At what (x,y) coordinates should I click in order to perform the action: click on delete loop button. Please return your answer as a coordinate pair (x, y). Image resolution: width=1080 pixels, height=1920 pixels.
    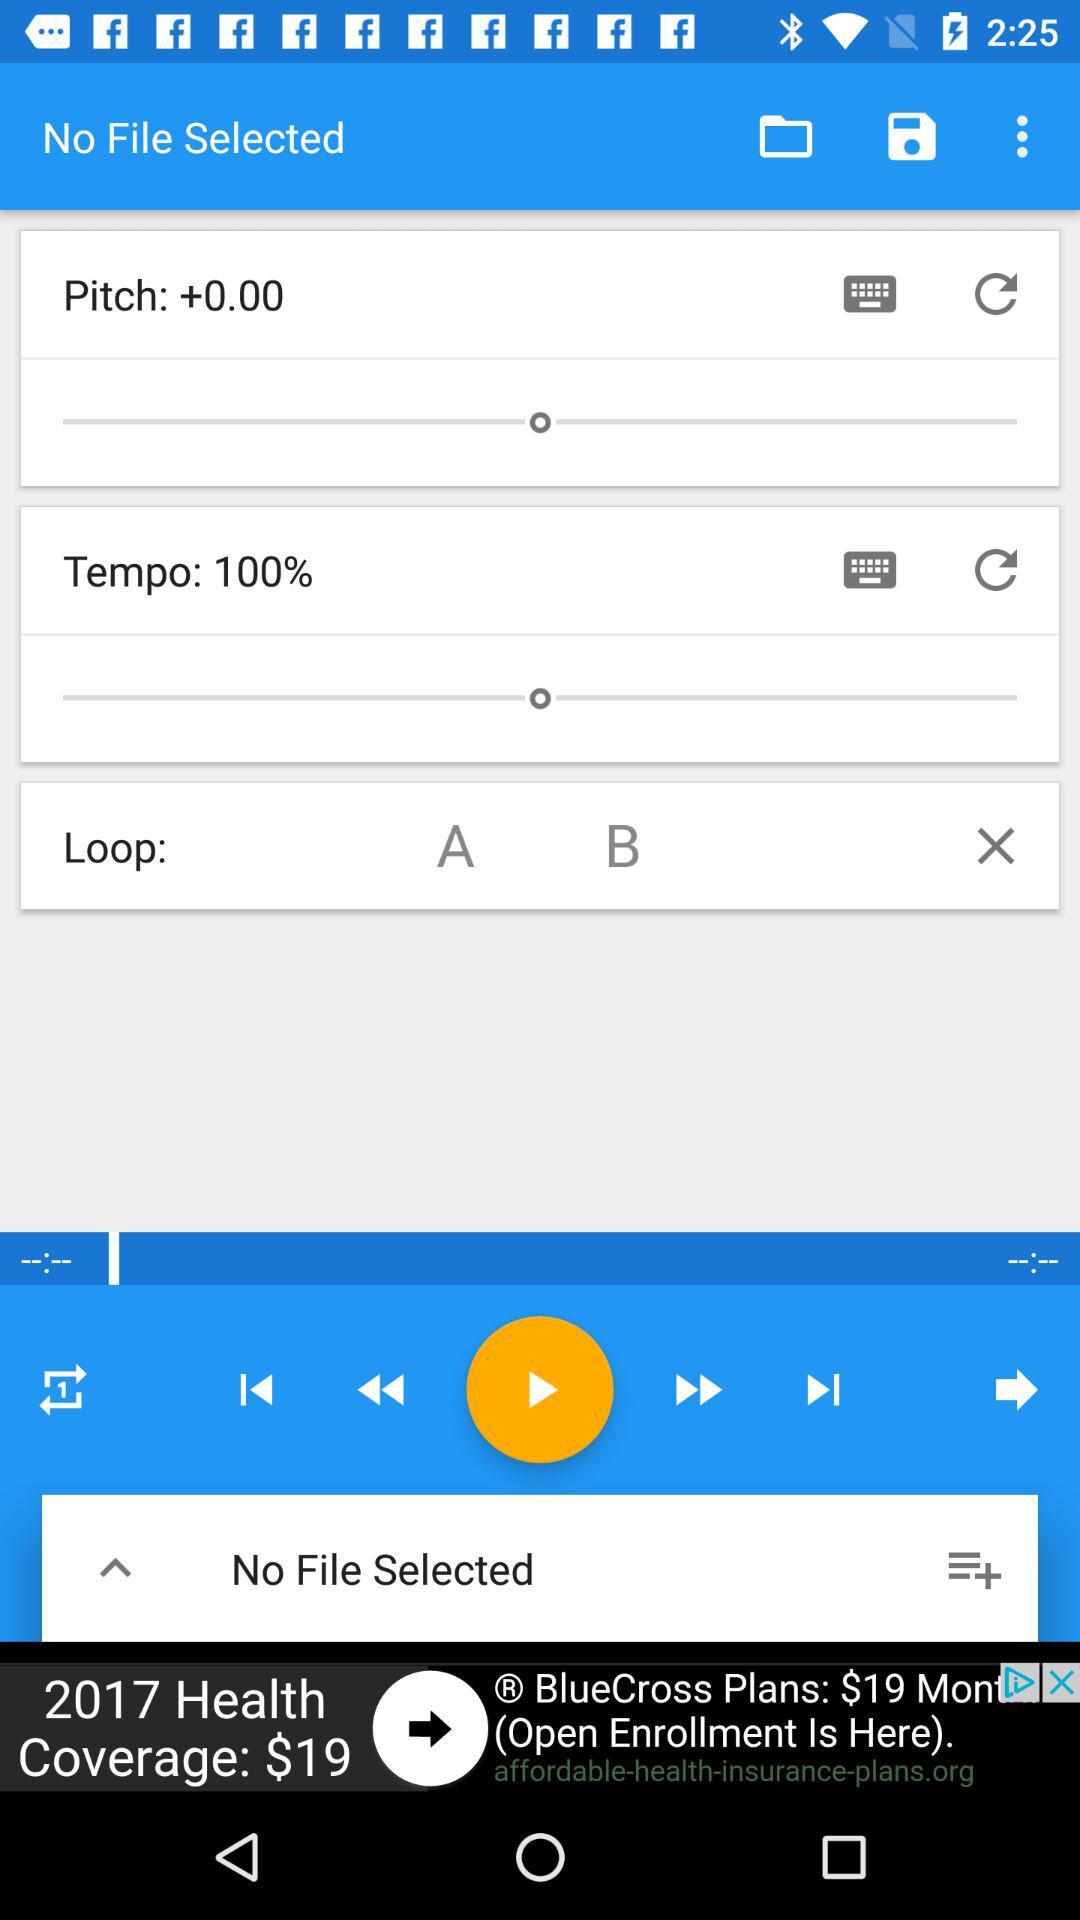
    Looking at the image, I should click on (995, 845).